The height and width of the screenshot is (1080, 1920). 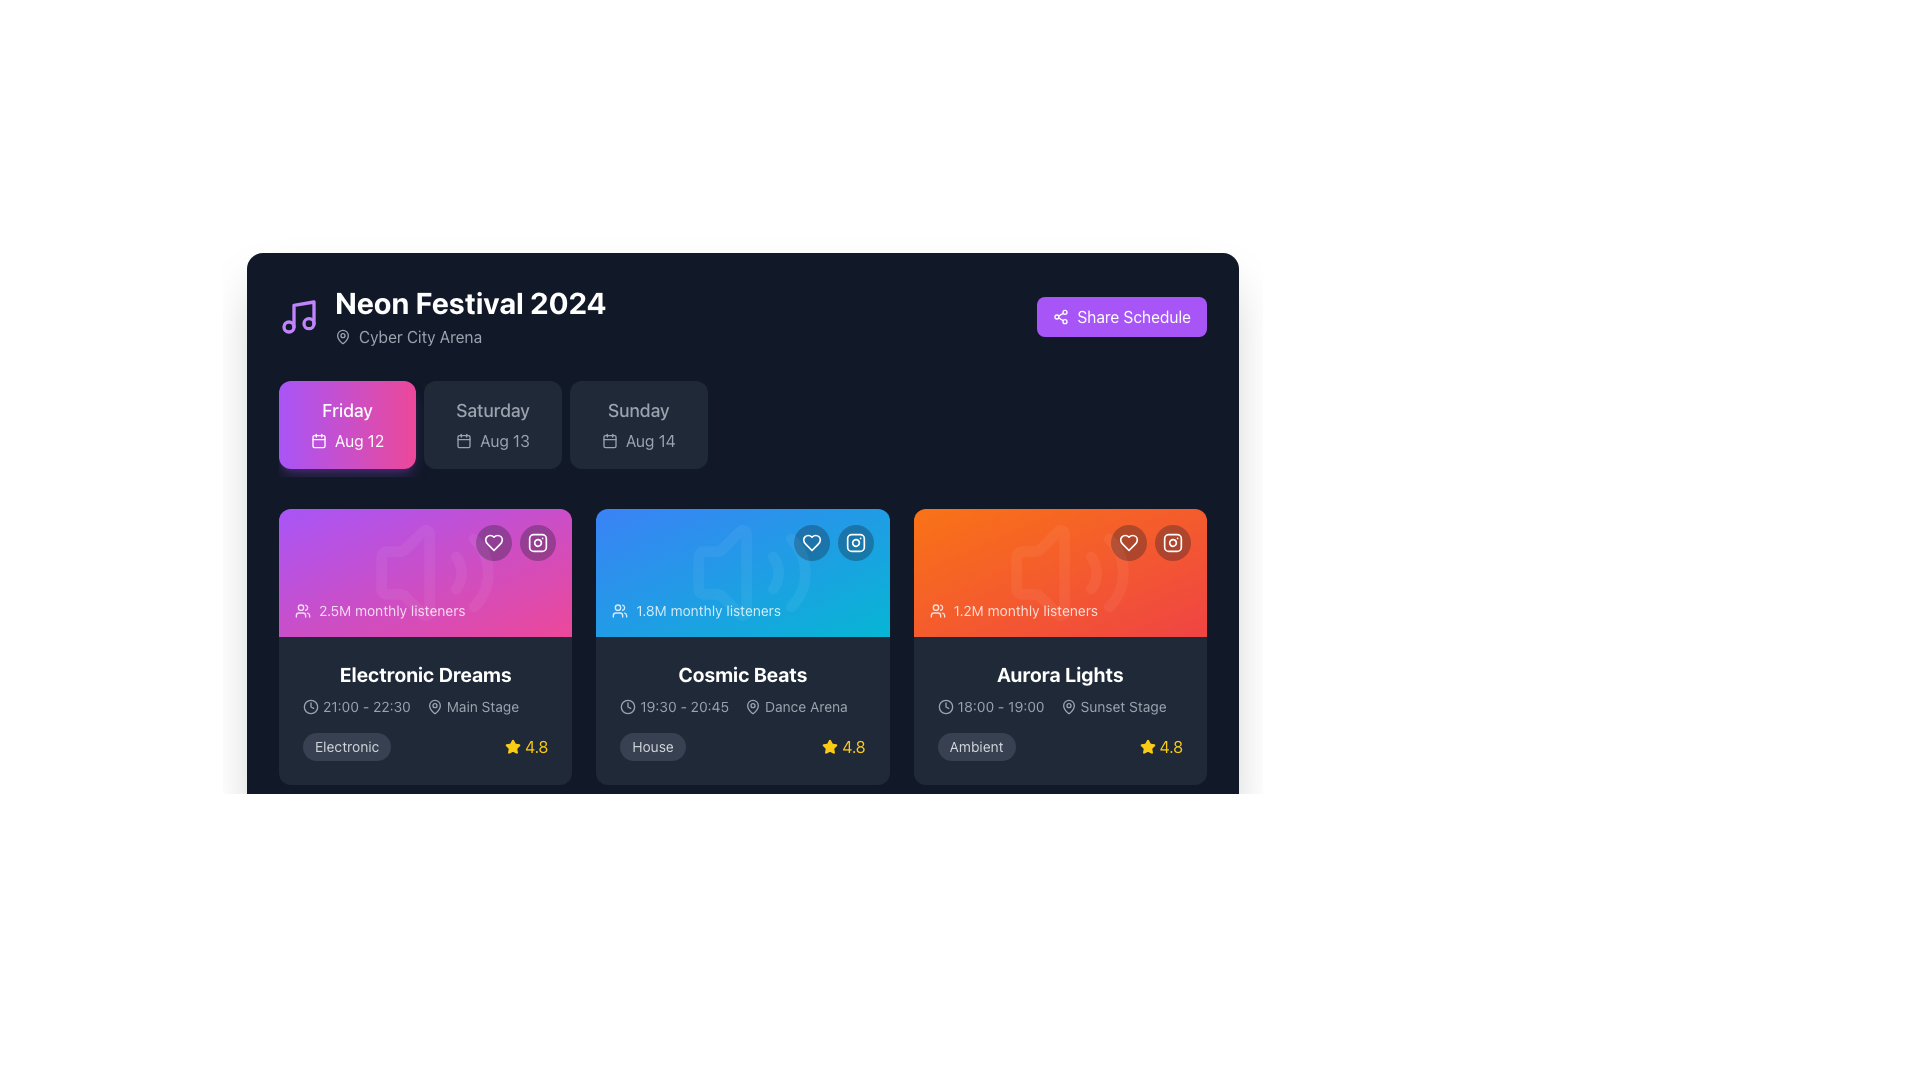 I want to click on the text label displaying the rating '4.8' in bold yellow font, located at the bottom-right of the 'Electronic Dreams' card next to a yellow star icon, so click(x=536, y=747).